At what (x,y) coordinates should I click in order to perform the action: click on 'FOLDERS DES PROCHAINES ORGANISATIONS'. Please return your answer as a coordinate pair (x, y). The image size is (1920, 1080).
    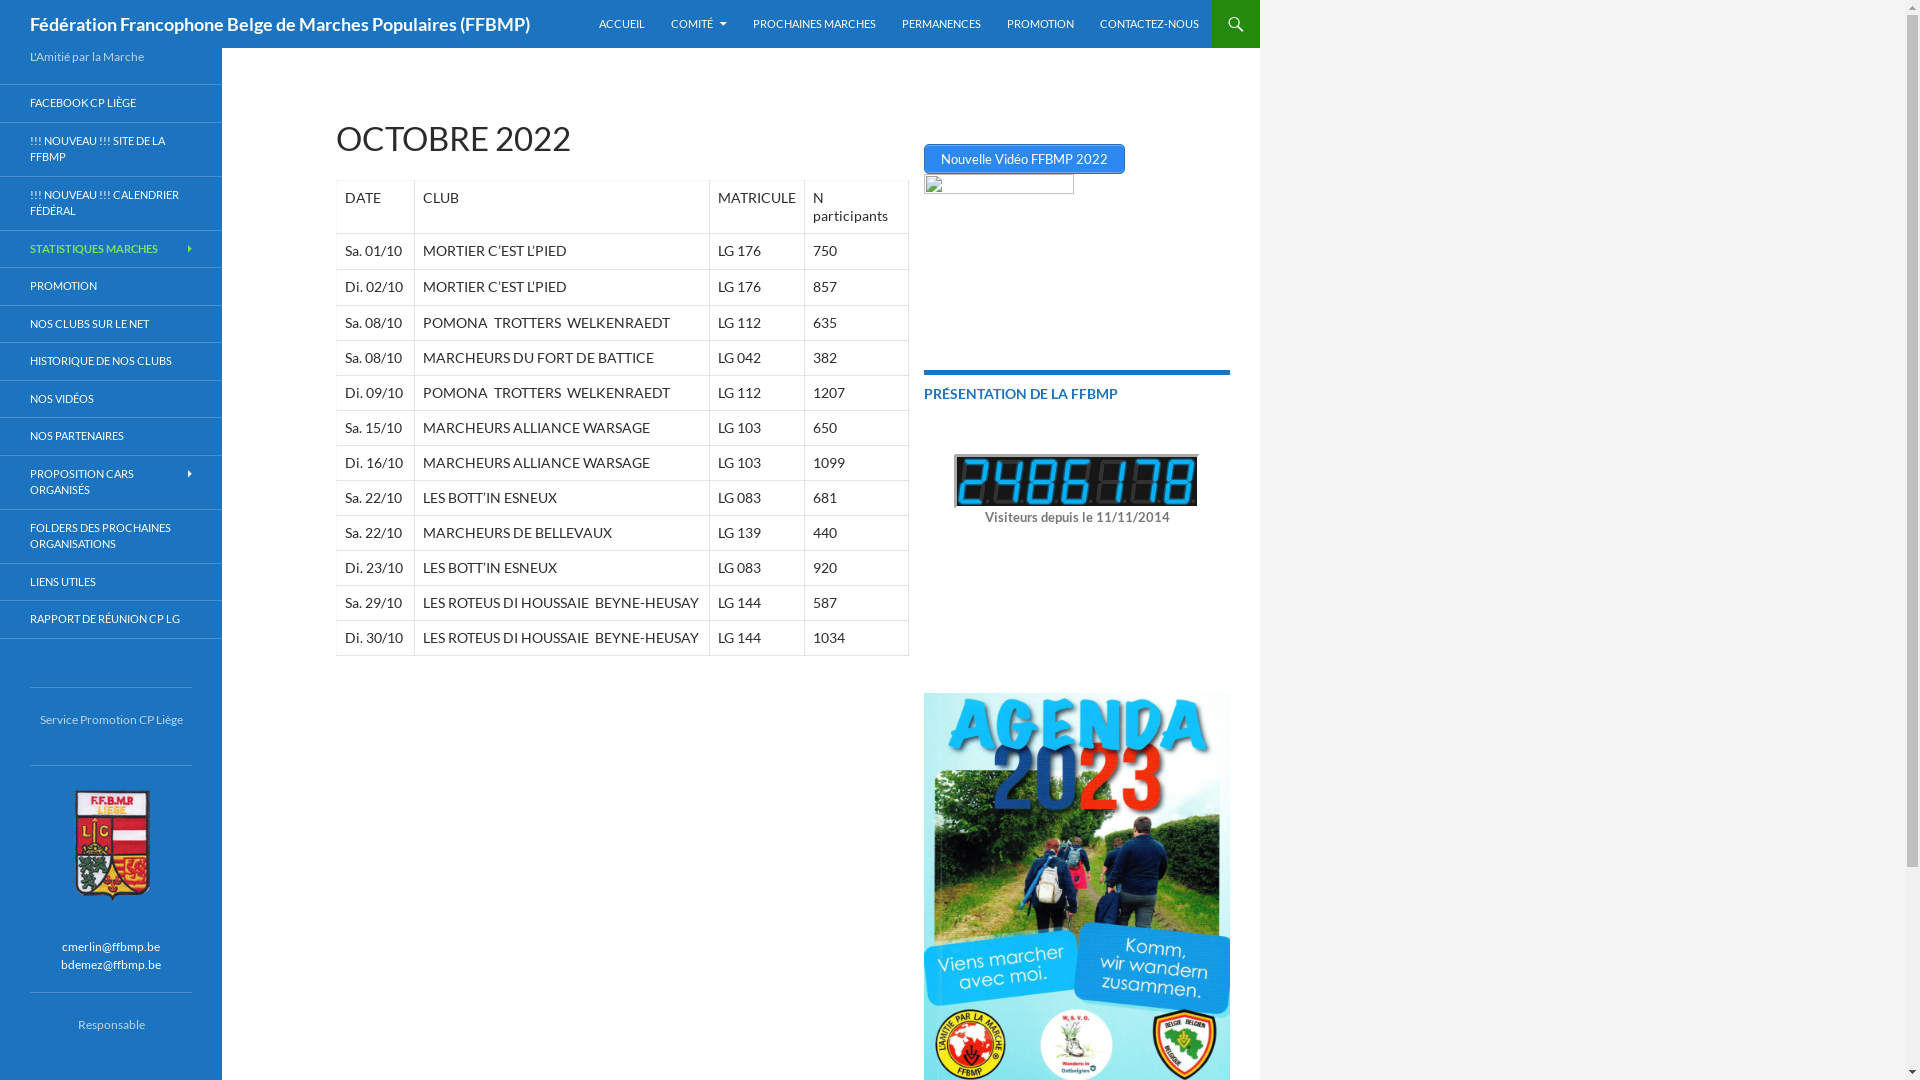
    Looking at the image, I should click on (109, 535).